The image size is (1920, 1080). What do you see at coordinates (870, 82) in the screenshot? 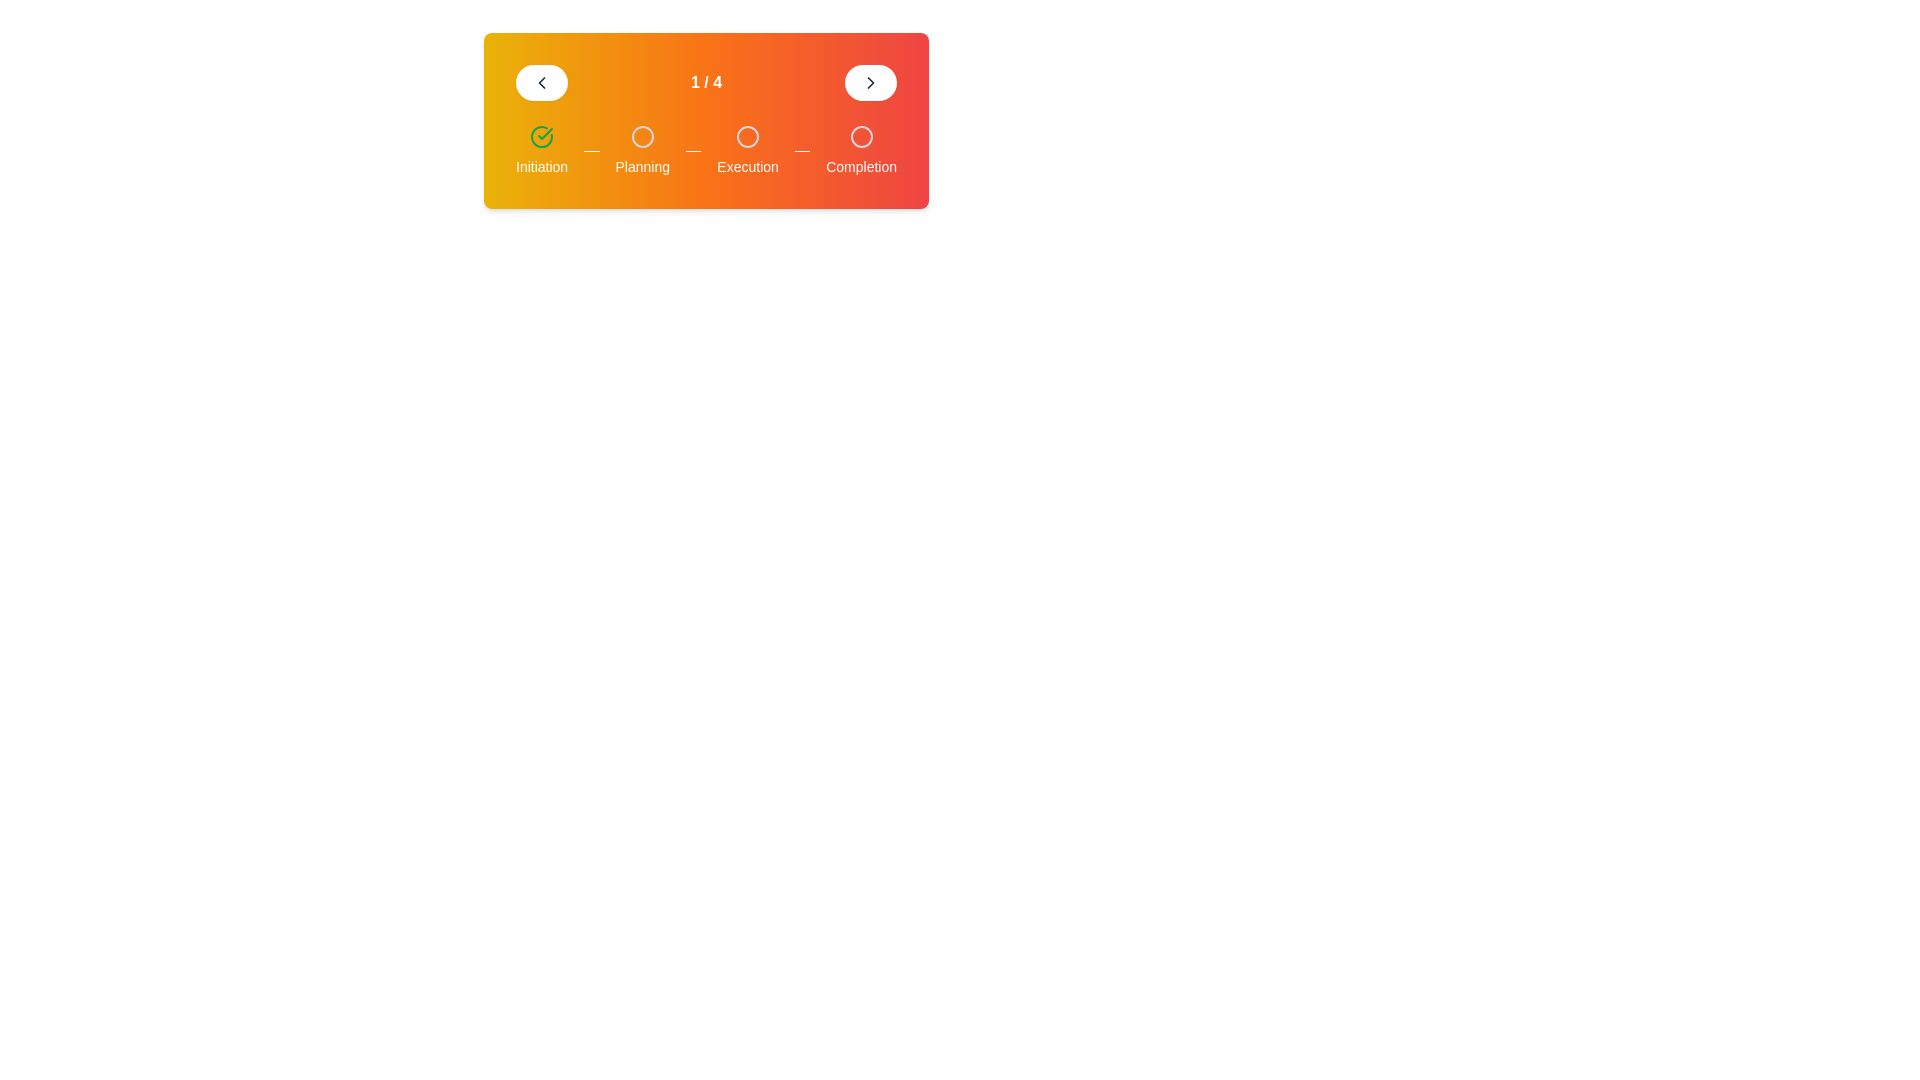
I see `the navigation button located on the far-right side of the horizontal navigation bar, which is adjacent to the '1 / 4' progression counter text` at bounding box center [870, 82].